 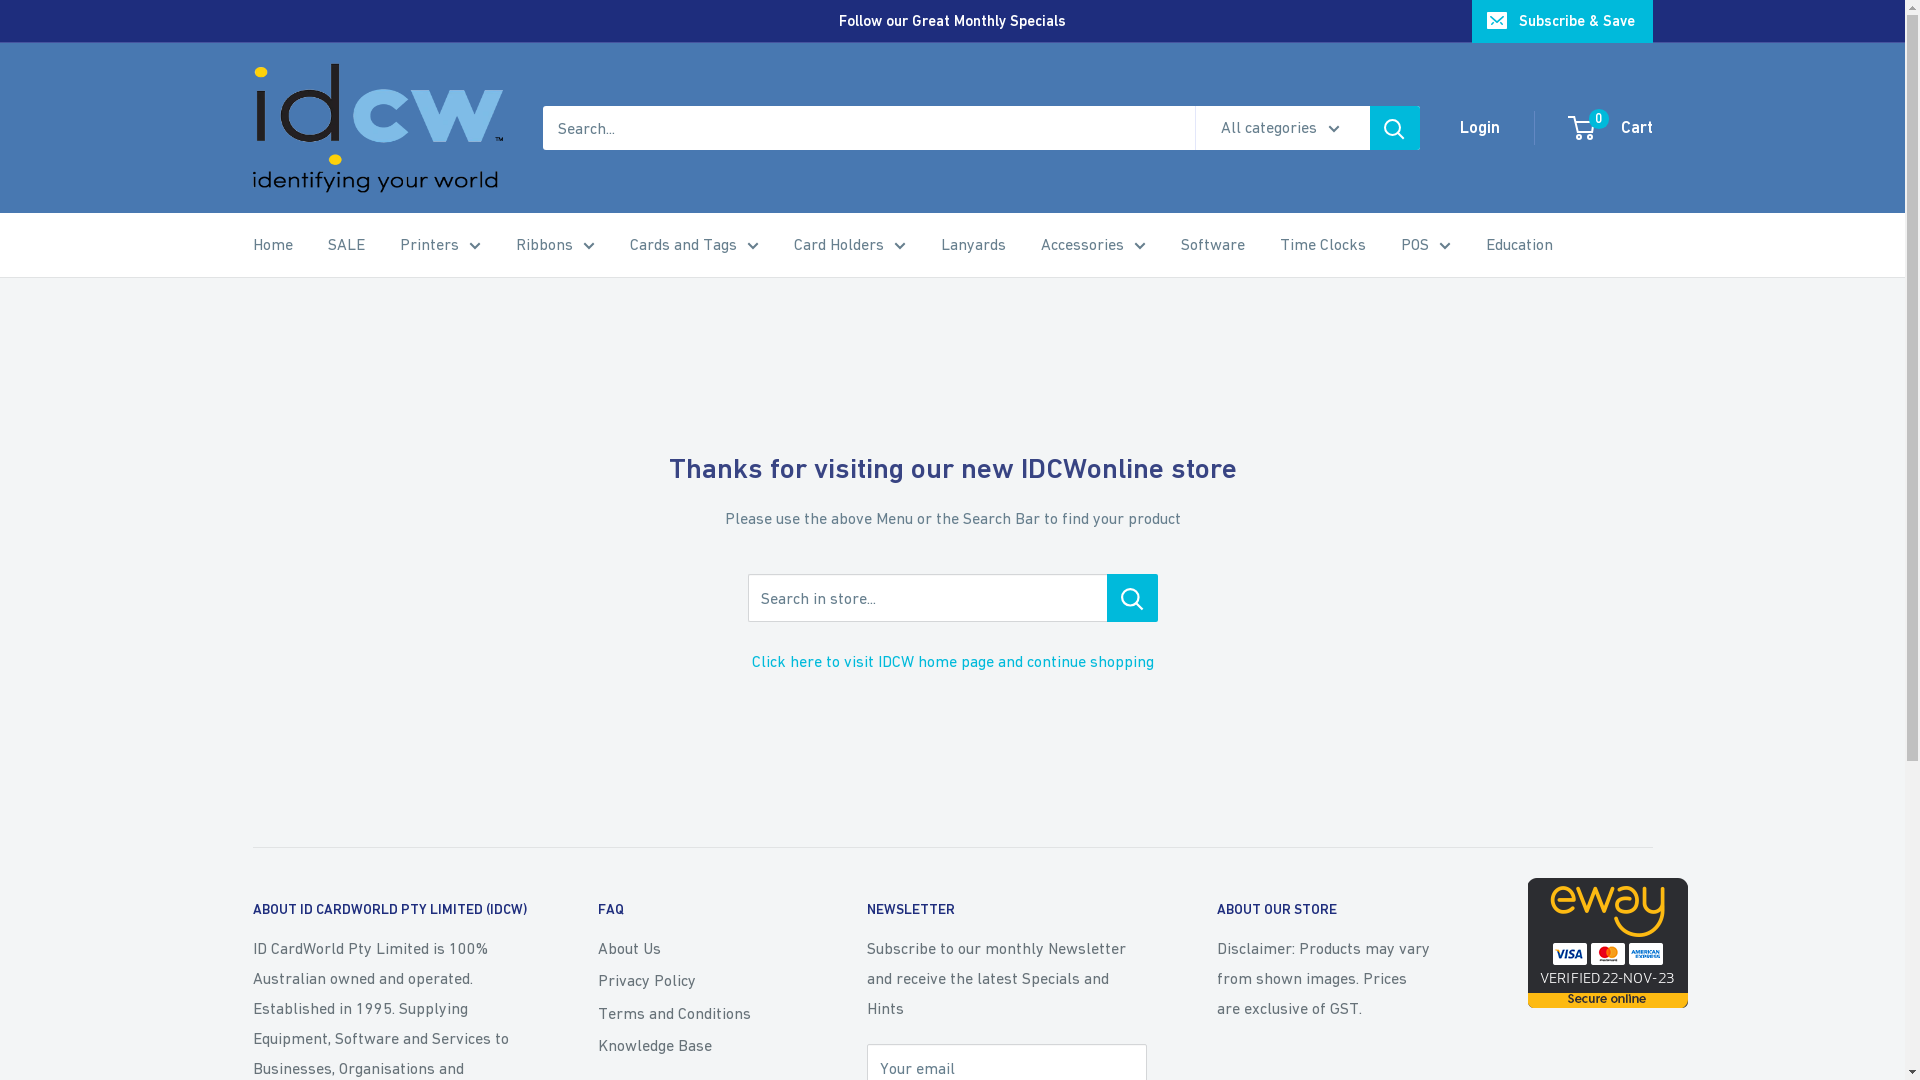 I want to click on 'Privacy Policy', so click(x=697, y=978).